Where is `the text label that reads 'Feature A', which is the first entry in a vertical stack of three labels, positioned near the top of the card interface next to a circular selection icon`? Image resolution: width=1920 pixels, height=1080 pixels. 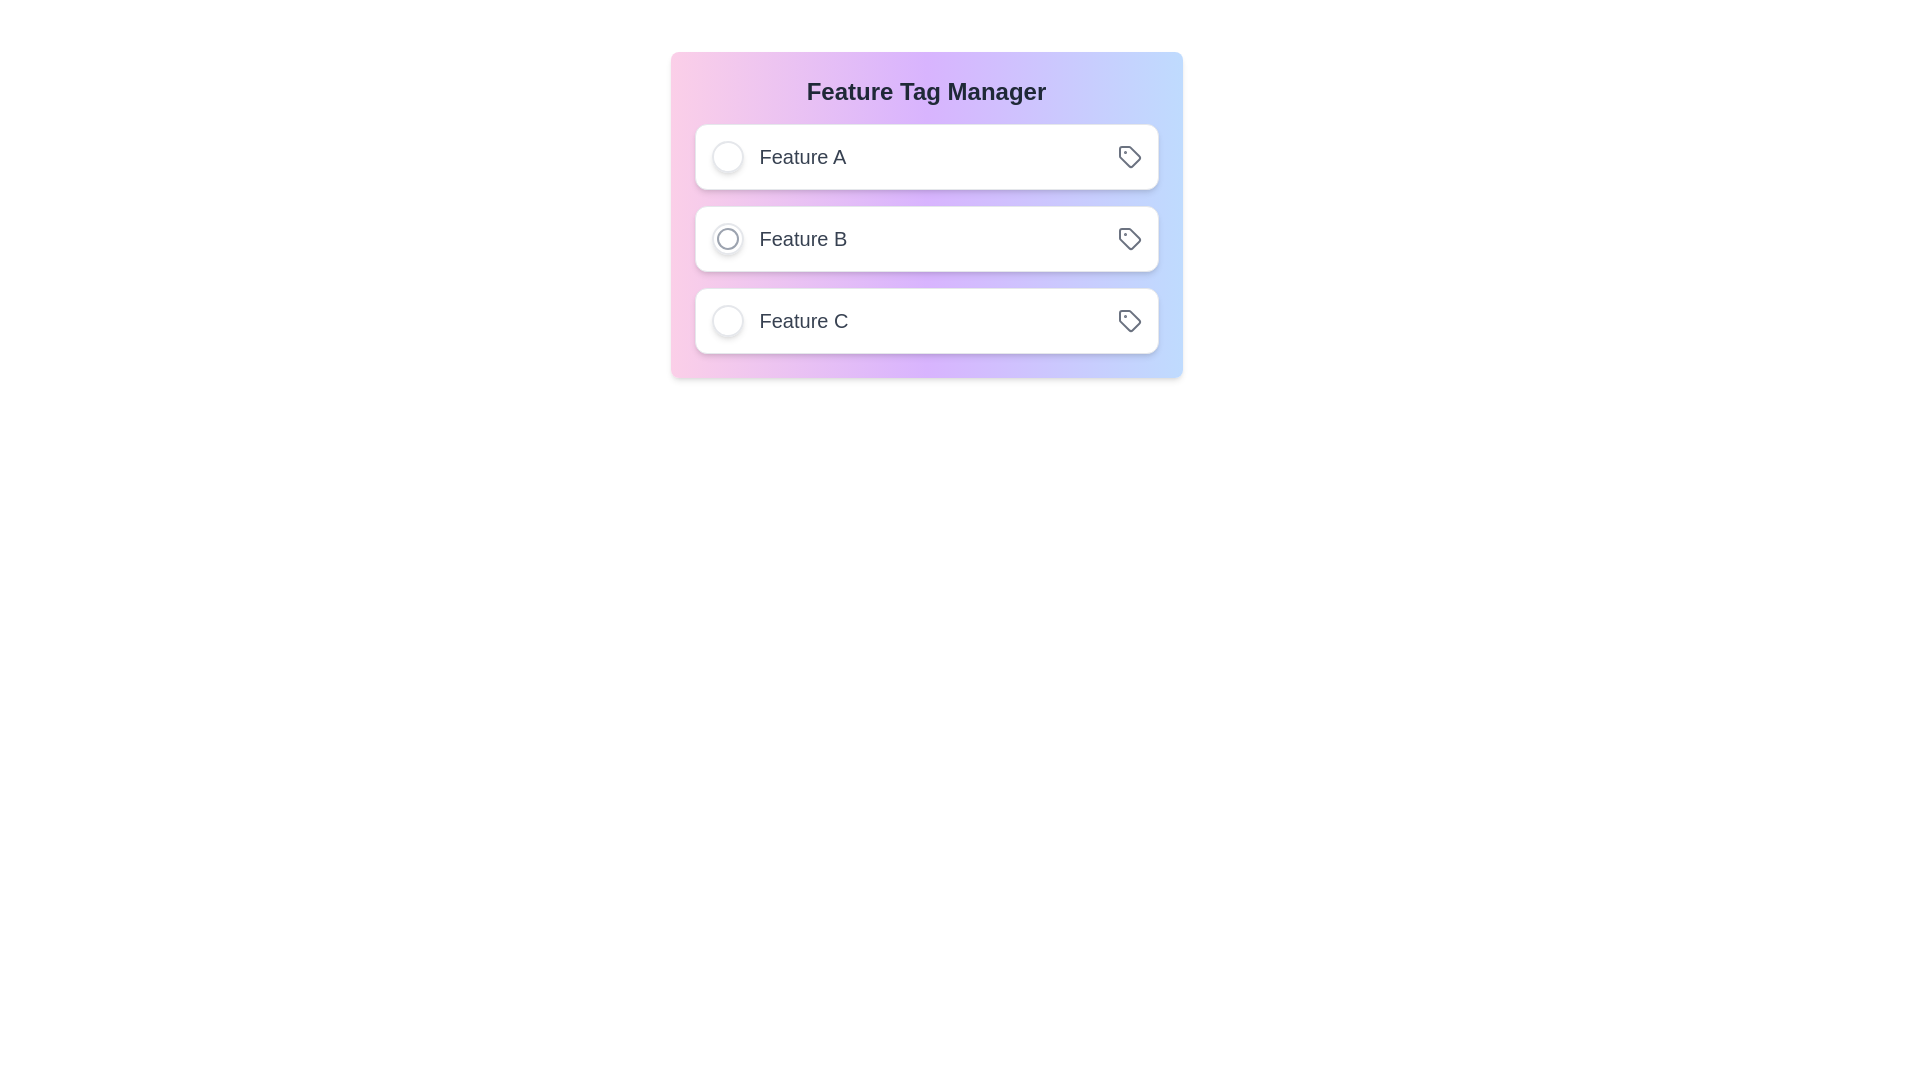 the text label that reads 'Feature A', which is the first entry in a vertical stack of three labels, positioned near the top of the card interface next to a circular selection icon is located at coordinates (777, 156).